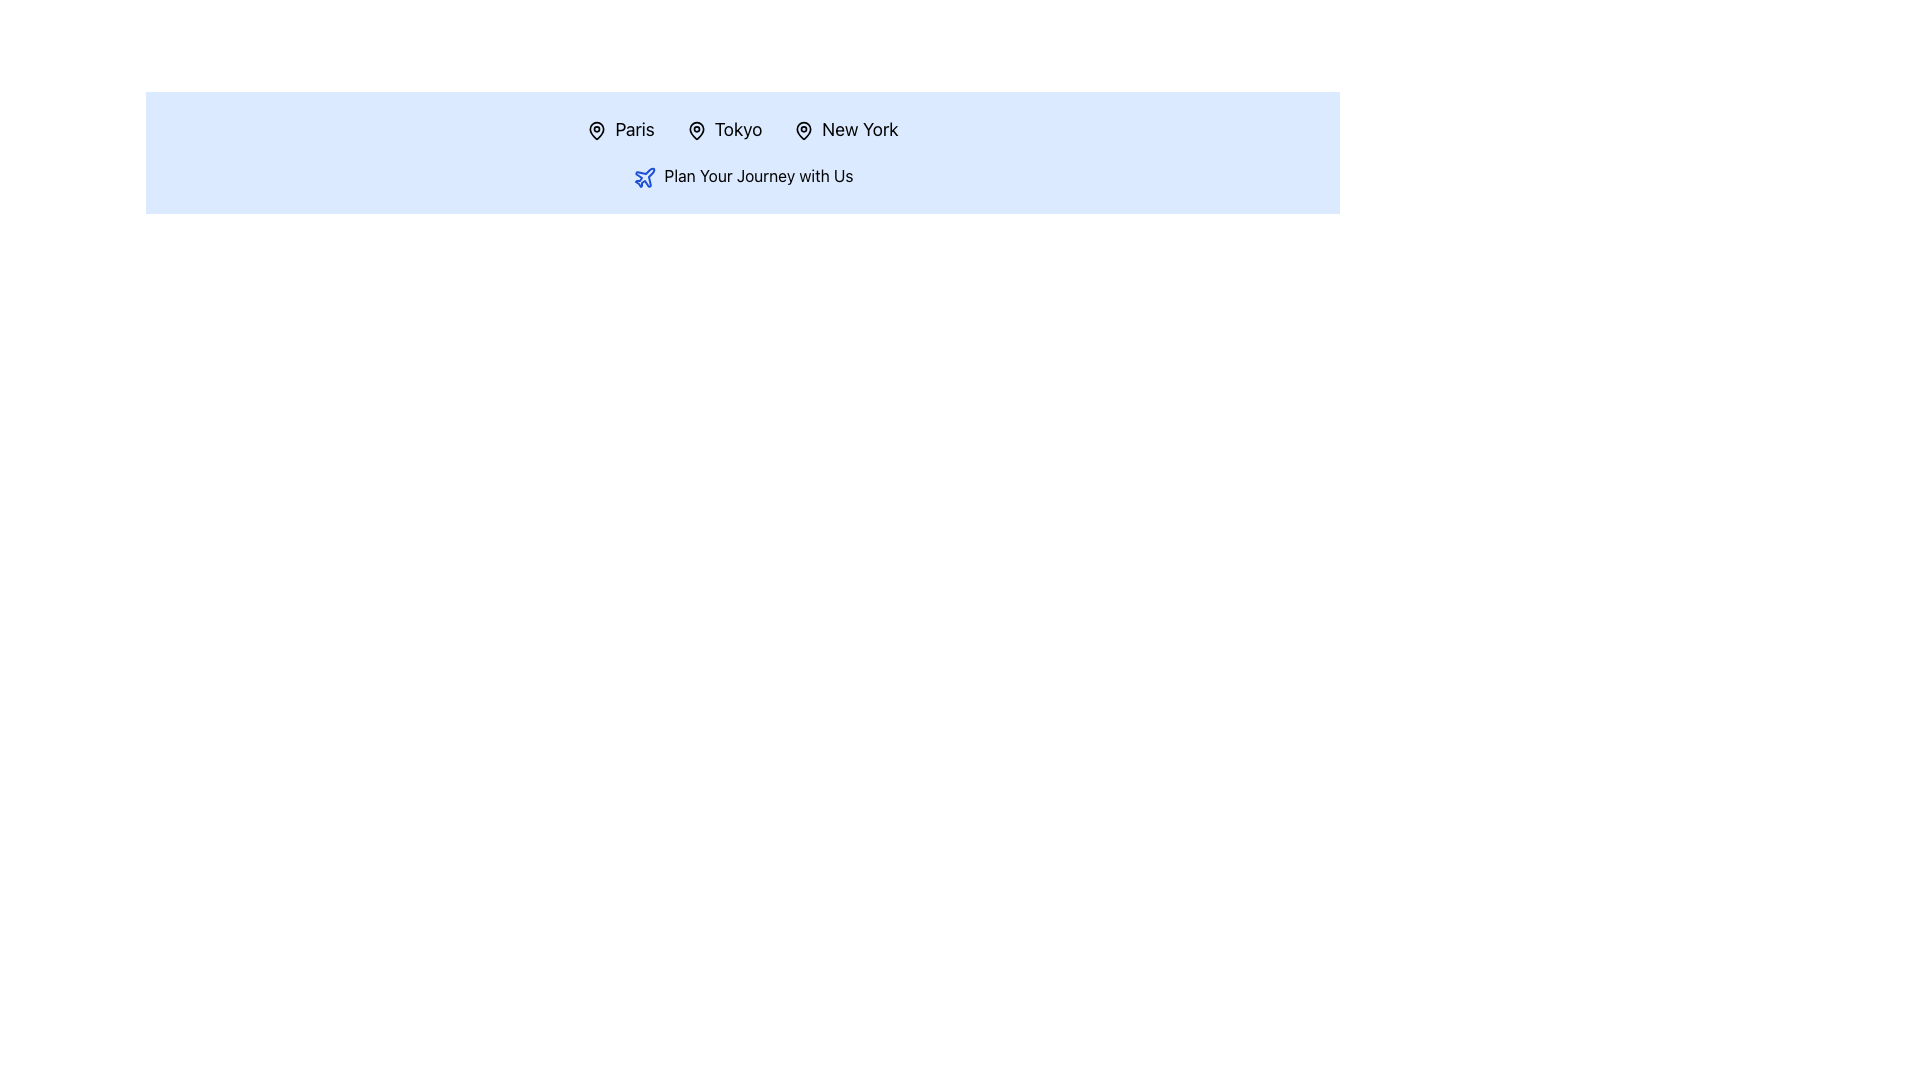 This screenshot has height=1080, width=1920. Describe the element at coordinates (846, 130) in the screenshot. I see `the clickable text with icon representing 'New York'` at that location.